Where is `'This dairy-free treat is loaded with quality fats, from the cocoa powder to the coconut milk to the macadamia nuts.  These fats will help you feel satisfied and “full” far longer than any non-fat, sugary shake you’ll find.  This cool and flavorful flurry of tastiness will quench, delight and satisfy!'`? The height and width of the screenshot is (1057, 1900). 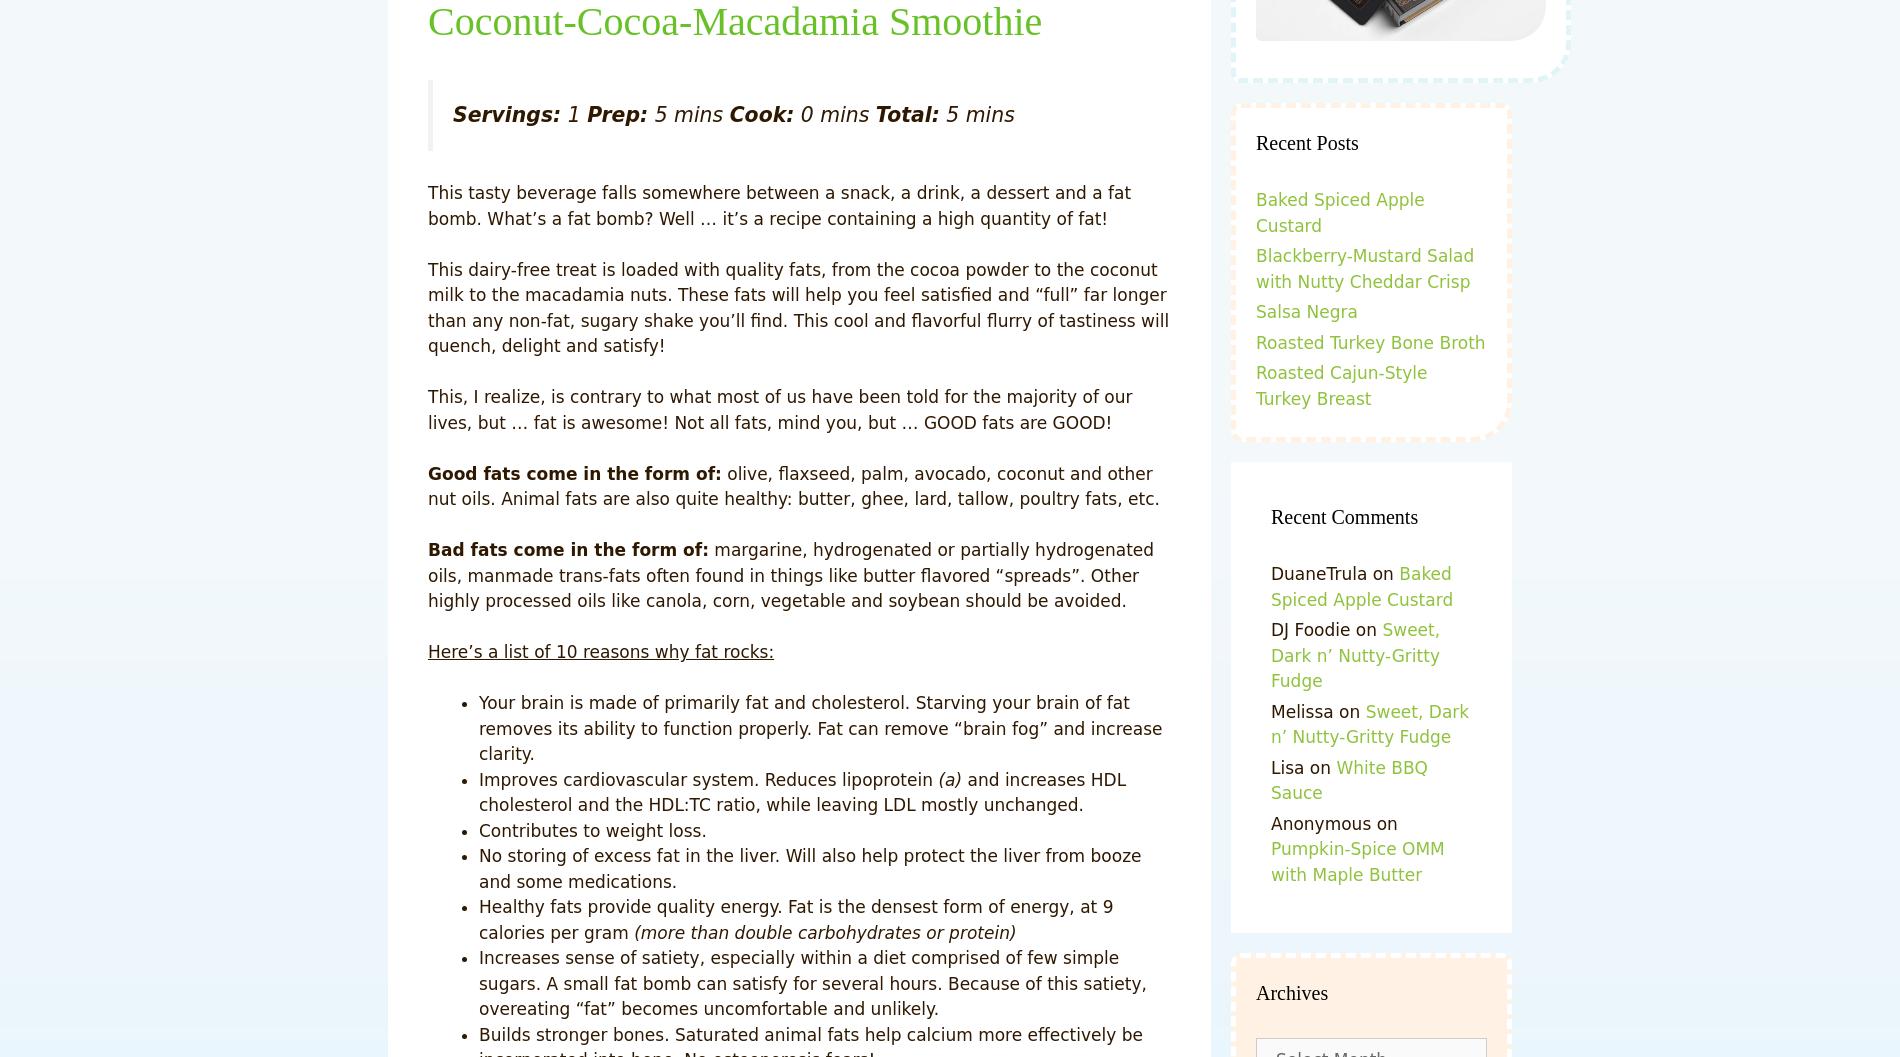 'This dairy-free treat is loaded with quality fats, from the cocoa powder to the coconut milk to the macadamia nuts.  These fats will help you feel satisfied and “full” far longer than any non-fat, sugary shake you’ll find.  This cool and flavorful flurry of tastiness will quench, delight and satisfy!' is located at coordinates (797, 307).